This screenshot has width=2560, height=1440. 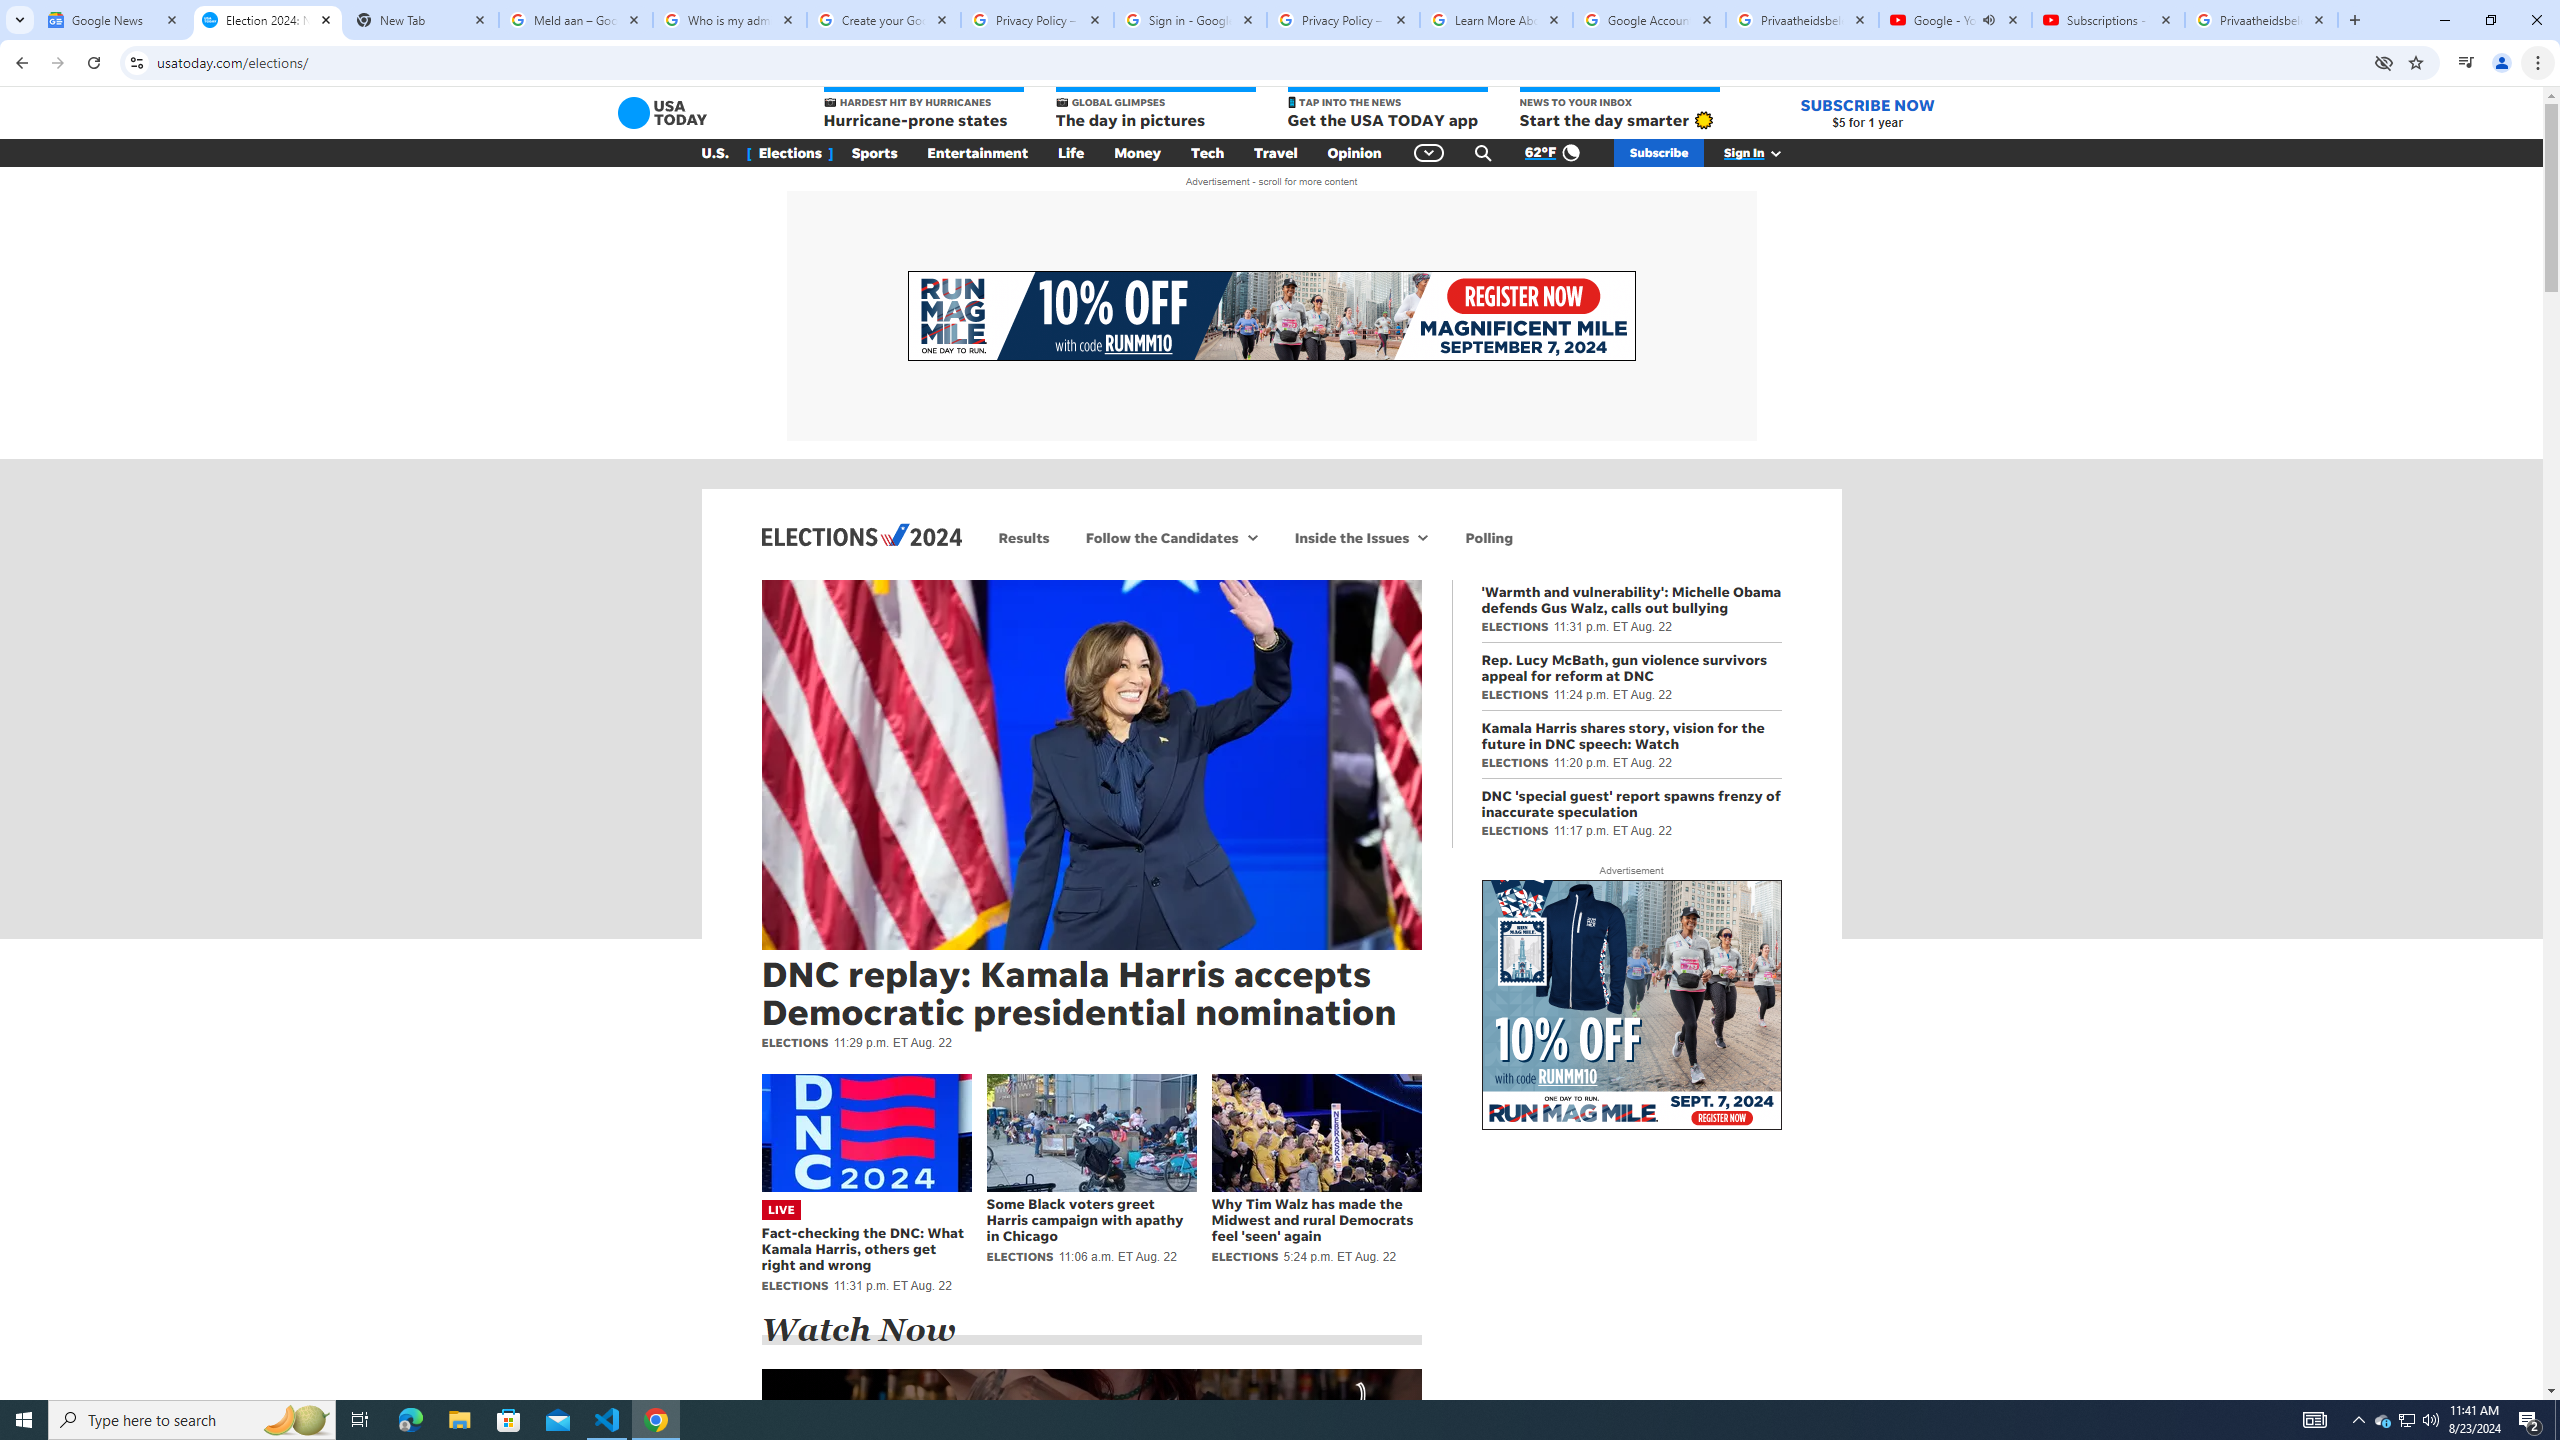 What do you see at coordinates (1488, 536) in the screenshot?
I see `'Polling'` at bounding box center [1488, 536].